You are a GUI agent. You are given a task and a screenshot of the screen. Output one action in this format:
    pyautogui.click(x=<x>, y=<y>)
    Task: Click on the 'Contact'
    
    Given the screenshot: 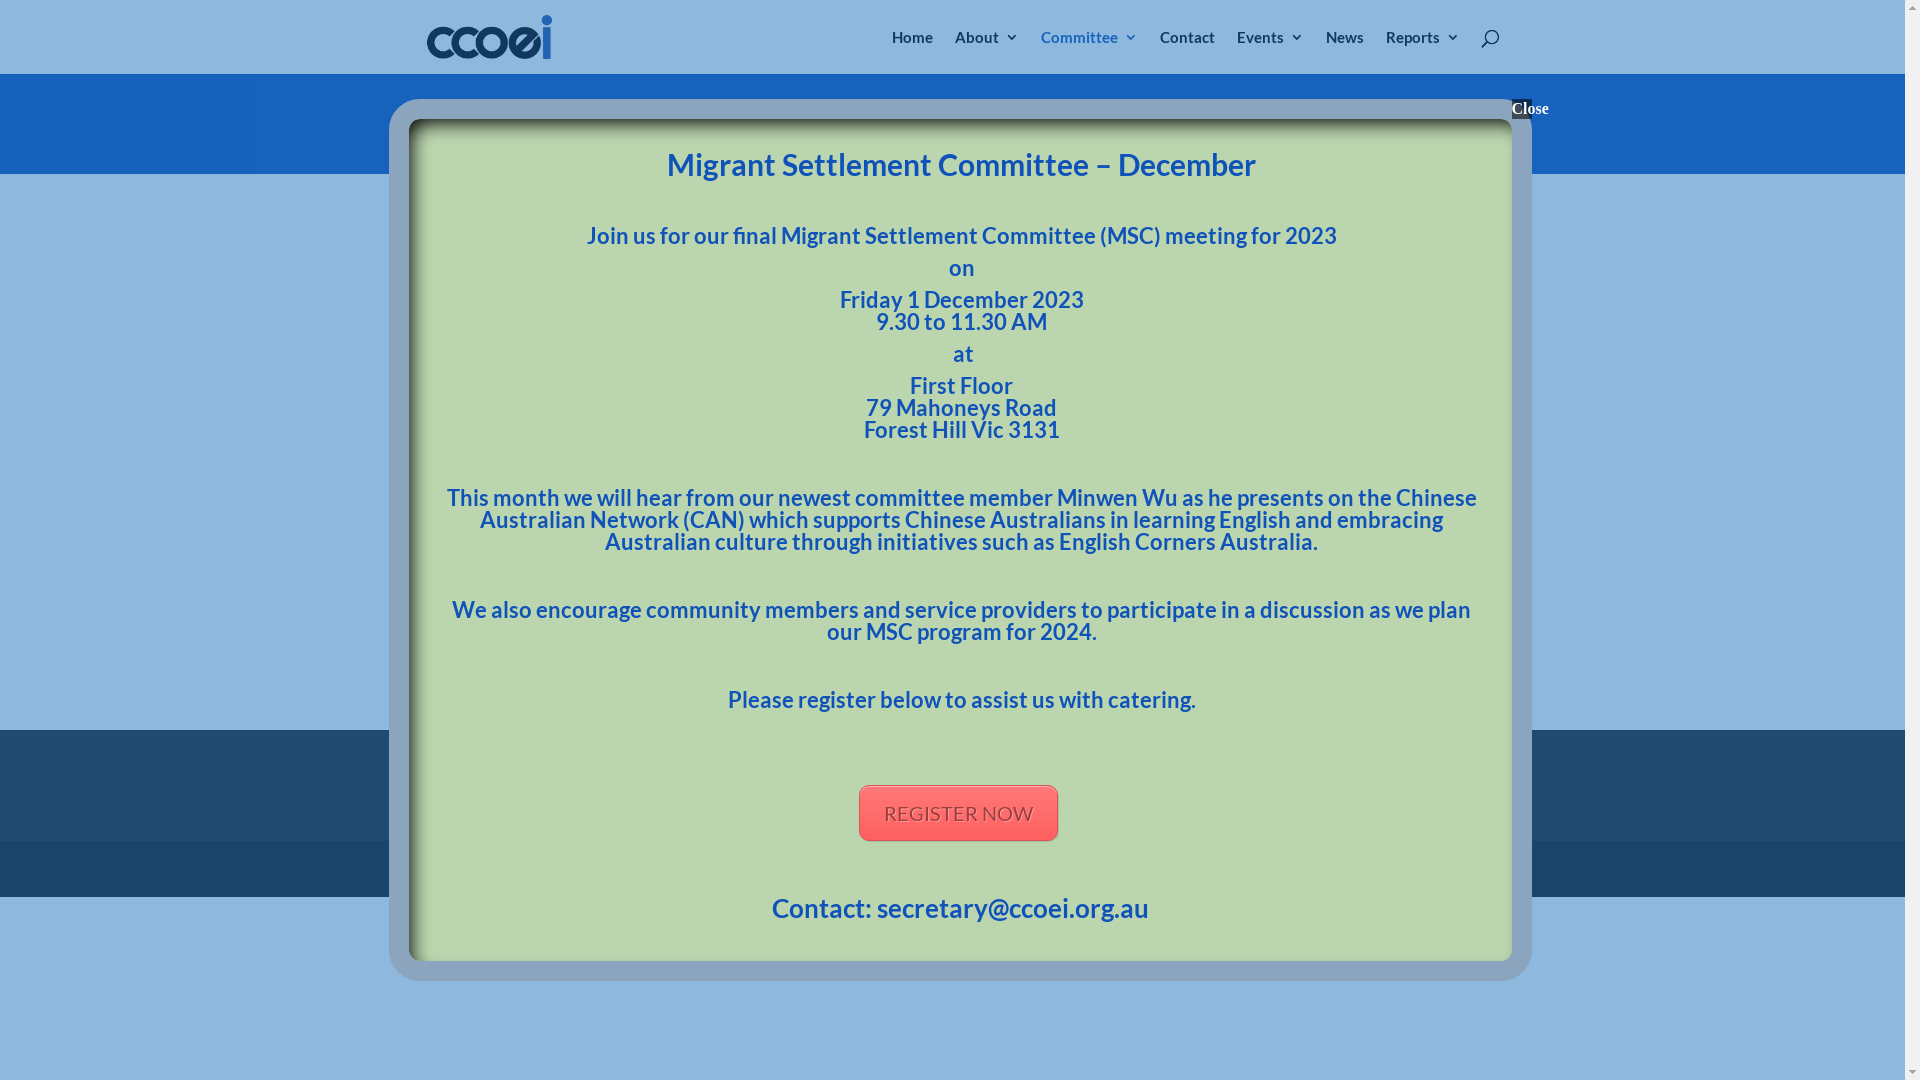 What is the action you would take?
    pyautogui.click(x=1160, y=50)
    